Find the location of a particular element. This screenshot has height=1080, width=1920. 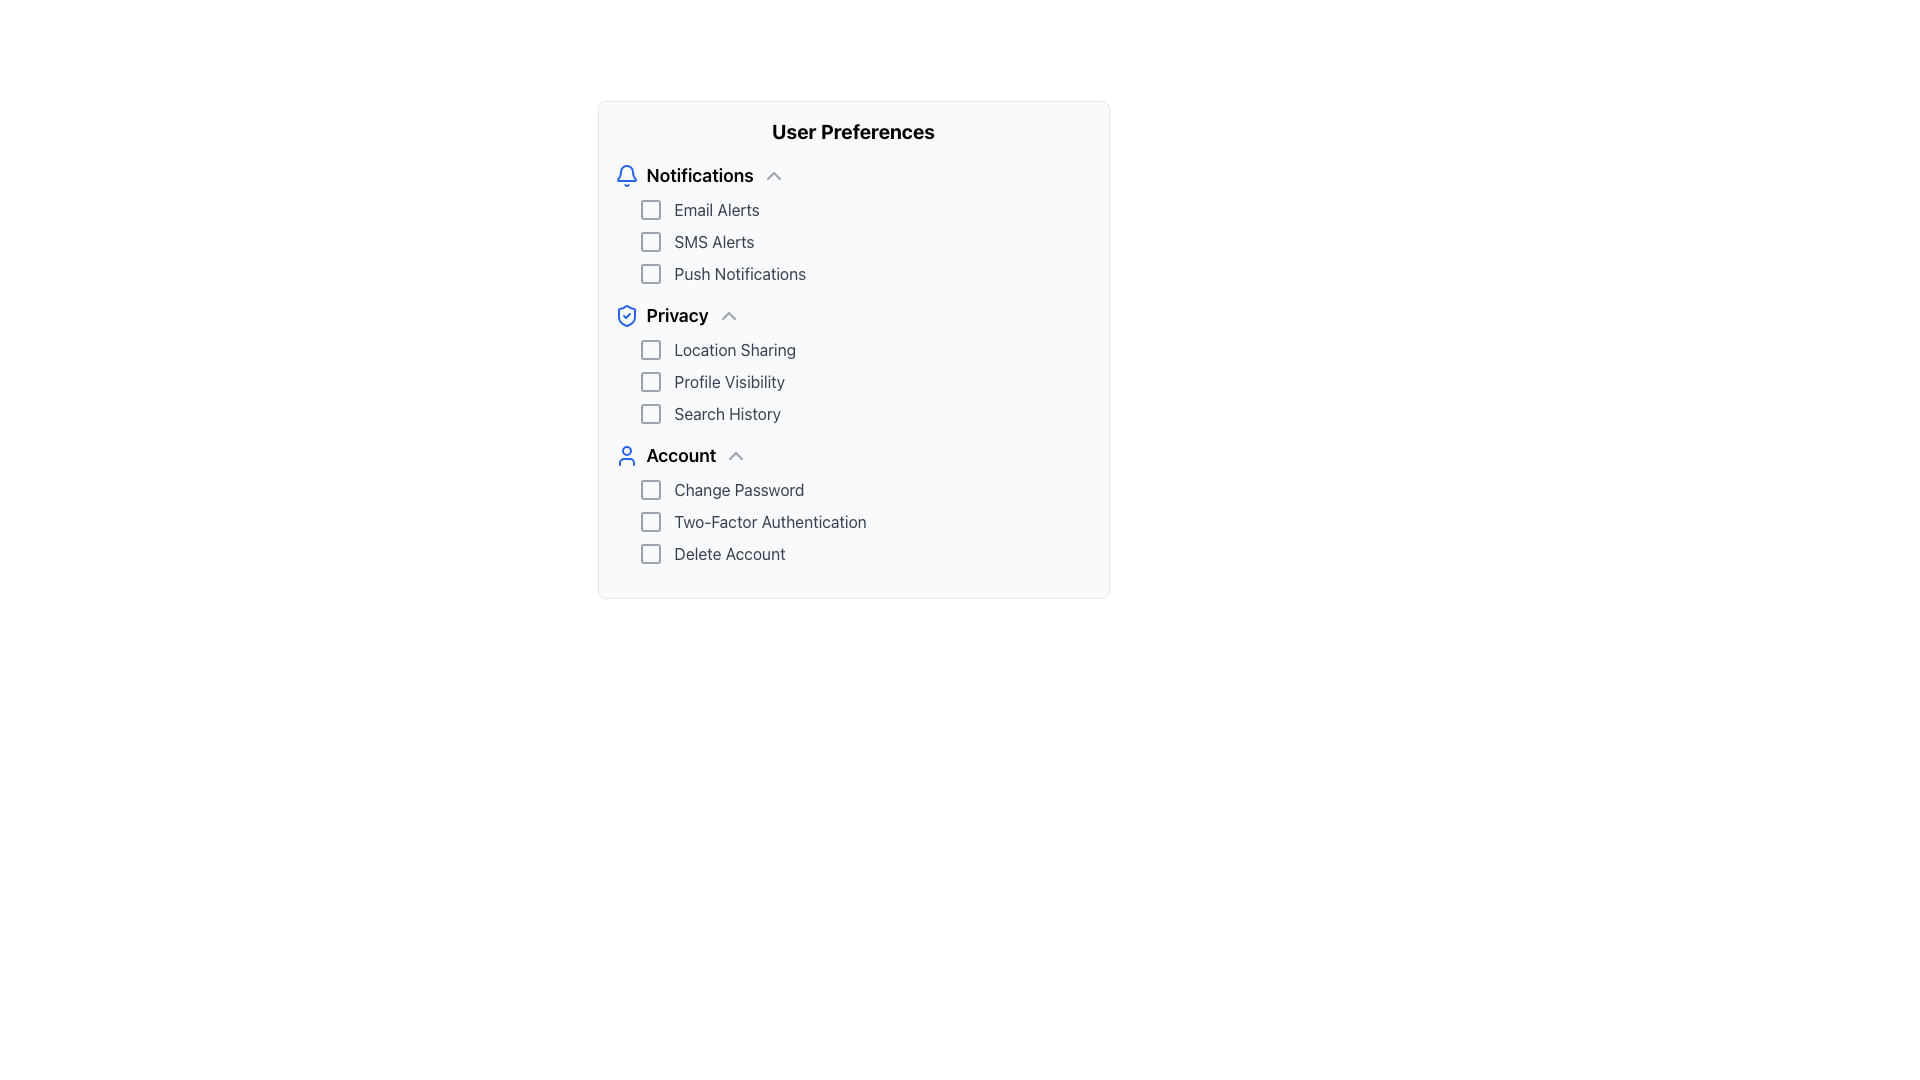

the square-shaped checkbox with a light gray outline in the 'Privacy' section labeled 'Profile Visibility' is located at coordinates (650, 381).